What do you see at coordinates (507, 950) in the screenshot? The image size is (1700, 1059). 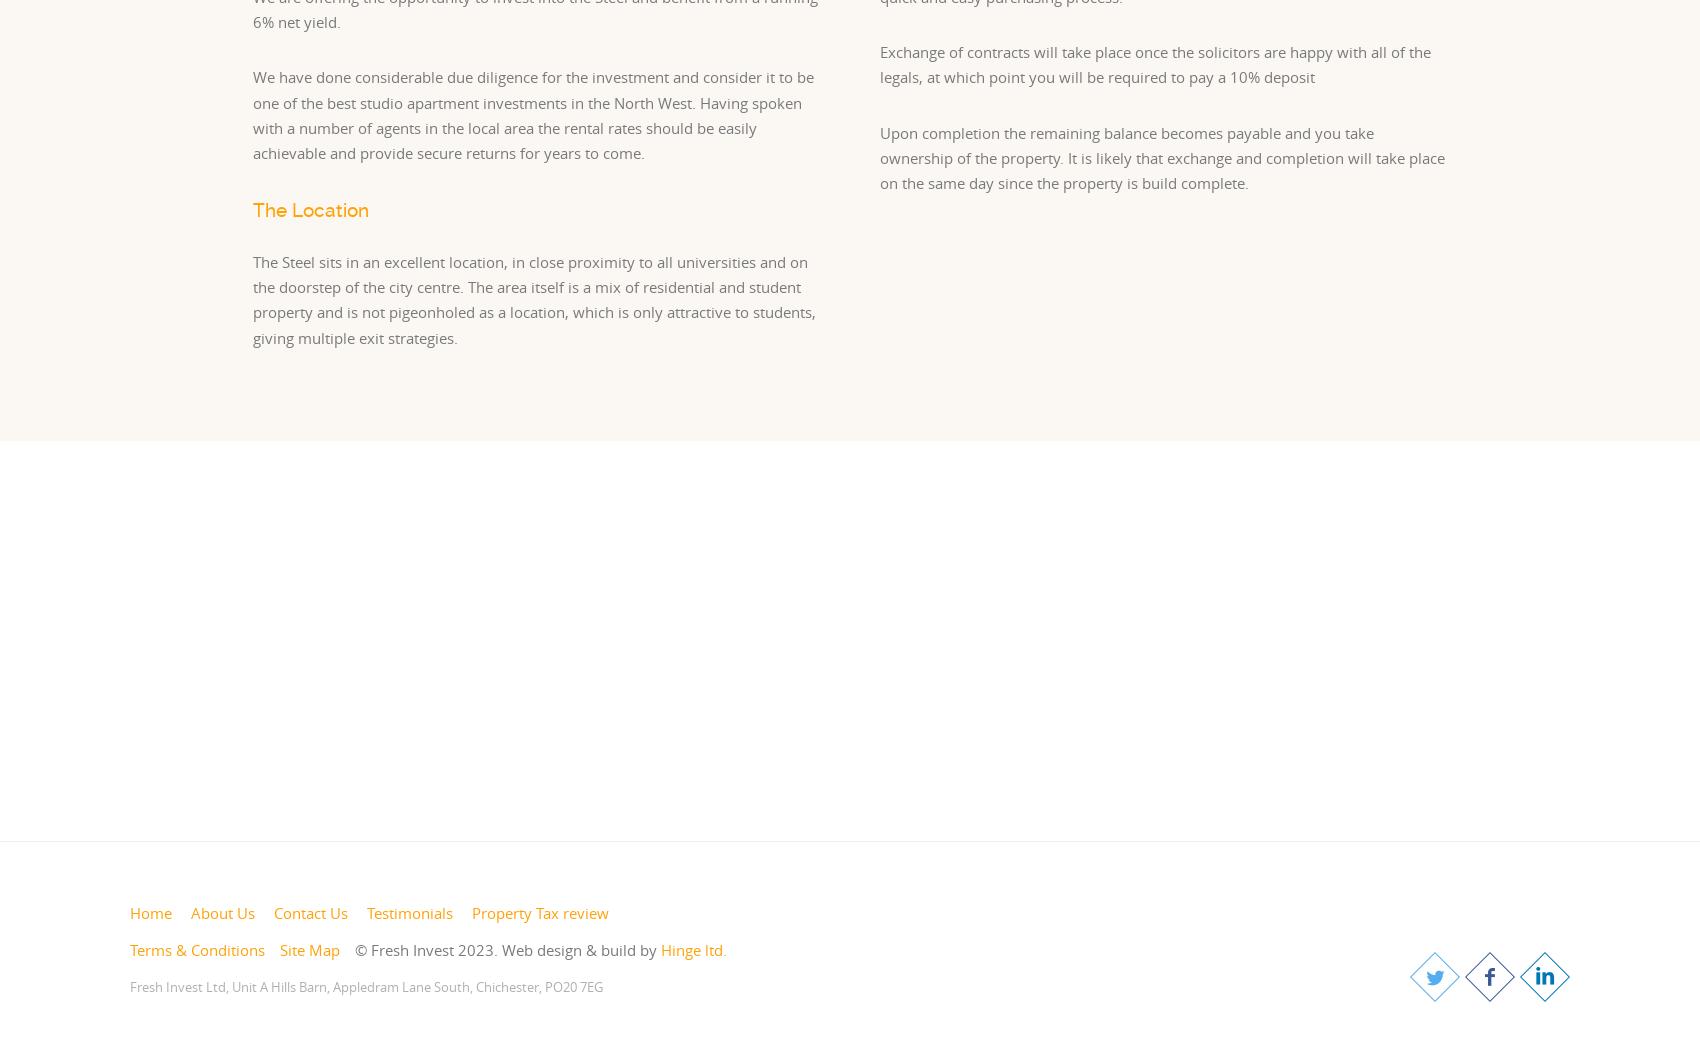 I see `'© Fresh Invest 2023.  Web design & build by'` at bounding box center [507, 950].